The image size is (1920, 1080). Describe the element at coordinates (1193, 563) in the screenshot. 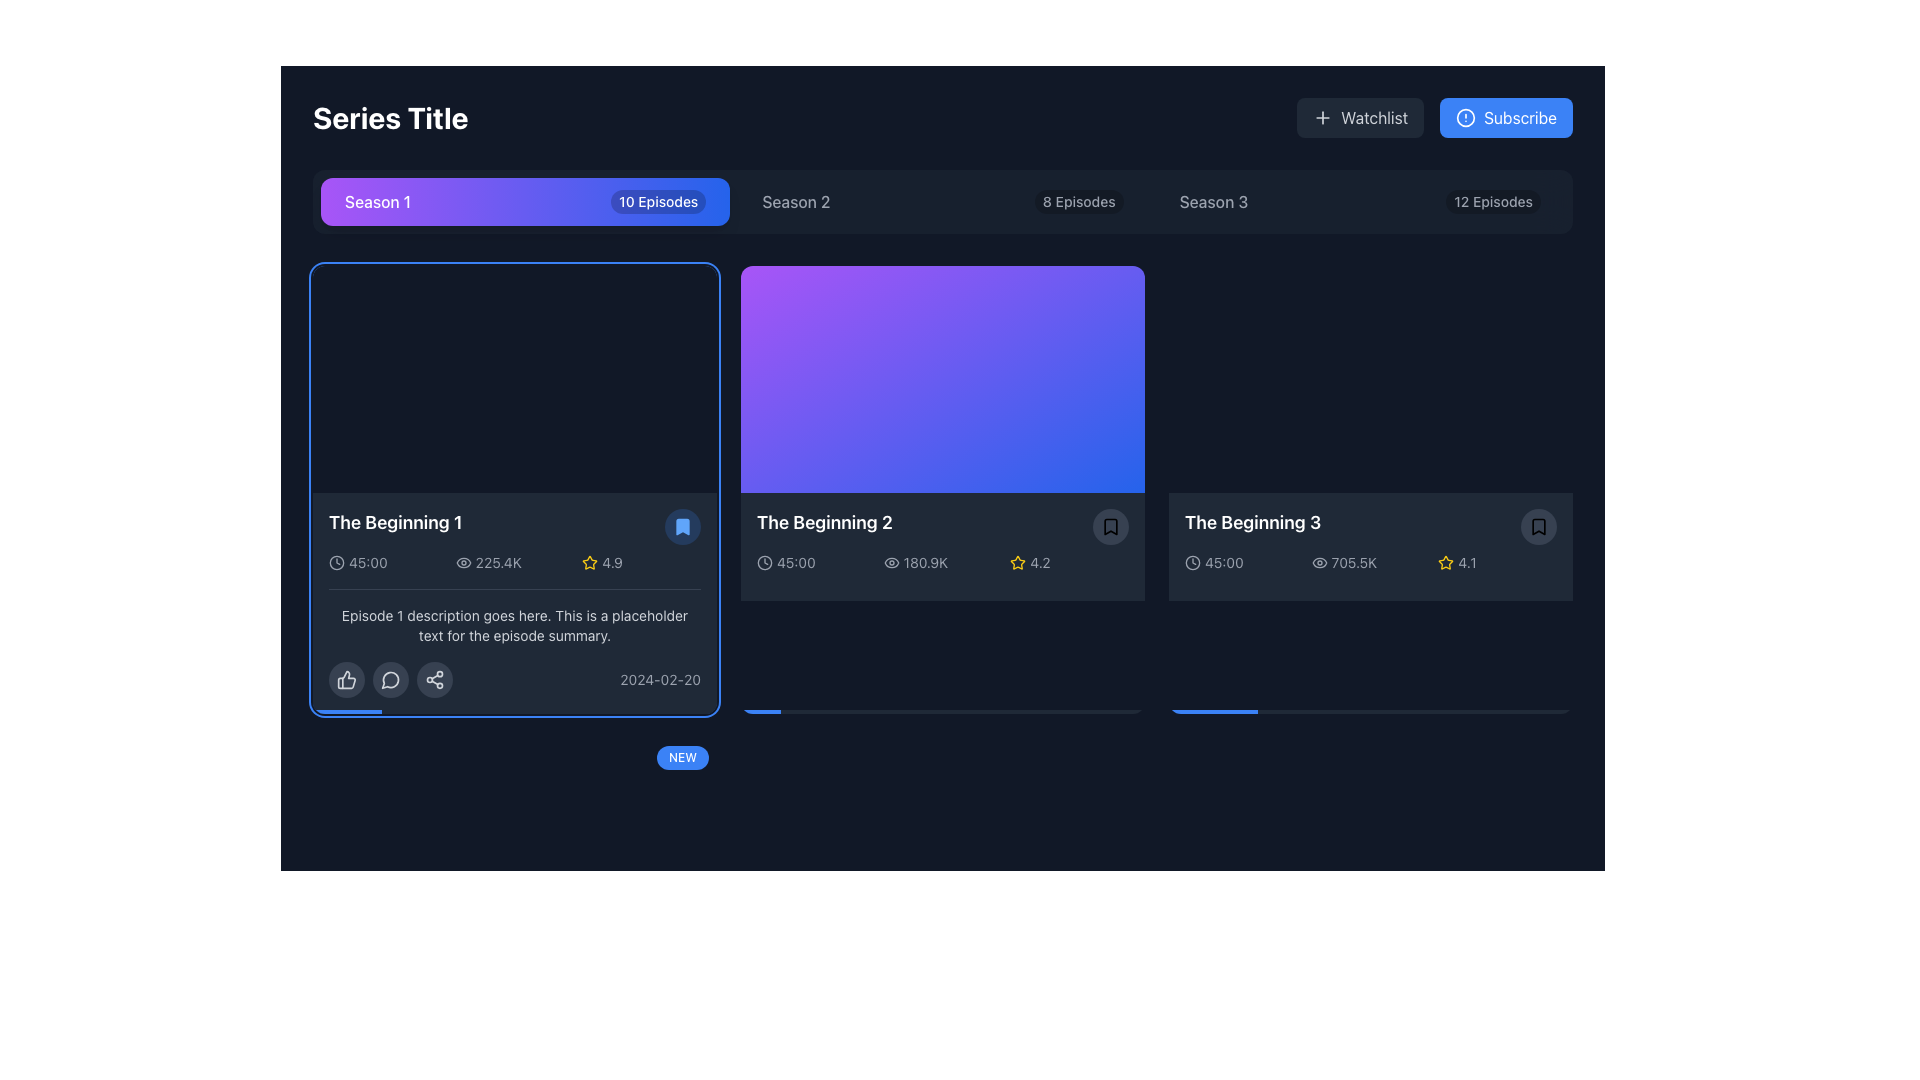

I see `the currentTime indicator portion of the clock illustration within the metadata section of the card named 'The Beginning 3'` at that location.